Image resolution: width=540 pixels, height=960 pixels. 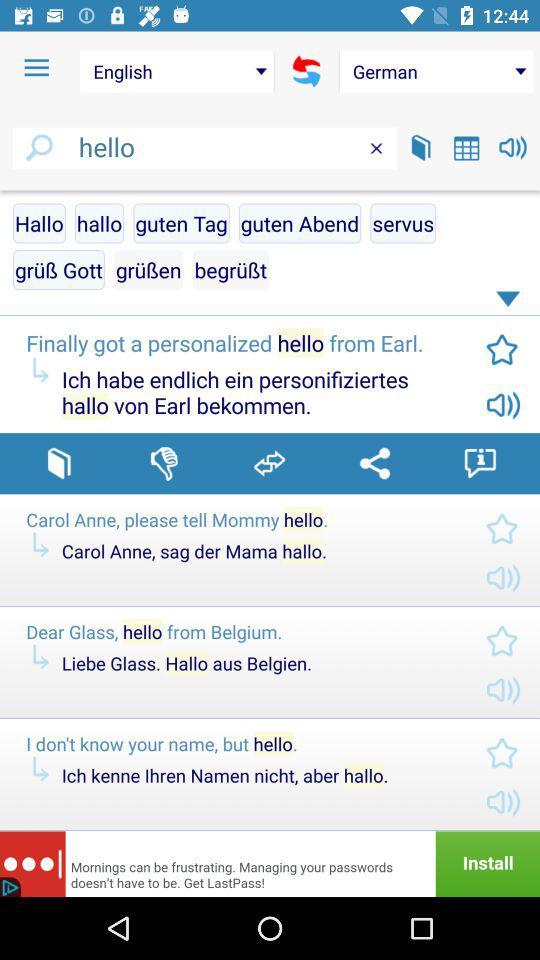 I want to click on item to the left of the english, so click(x=36, y=68).